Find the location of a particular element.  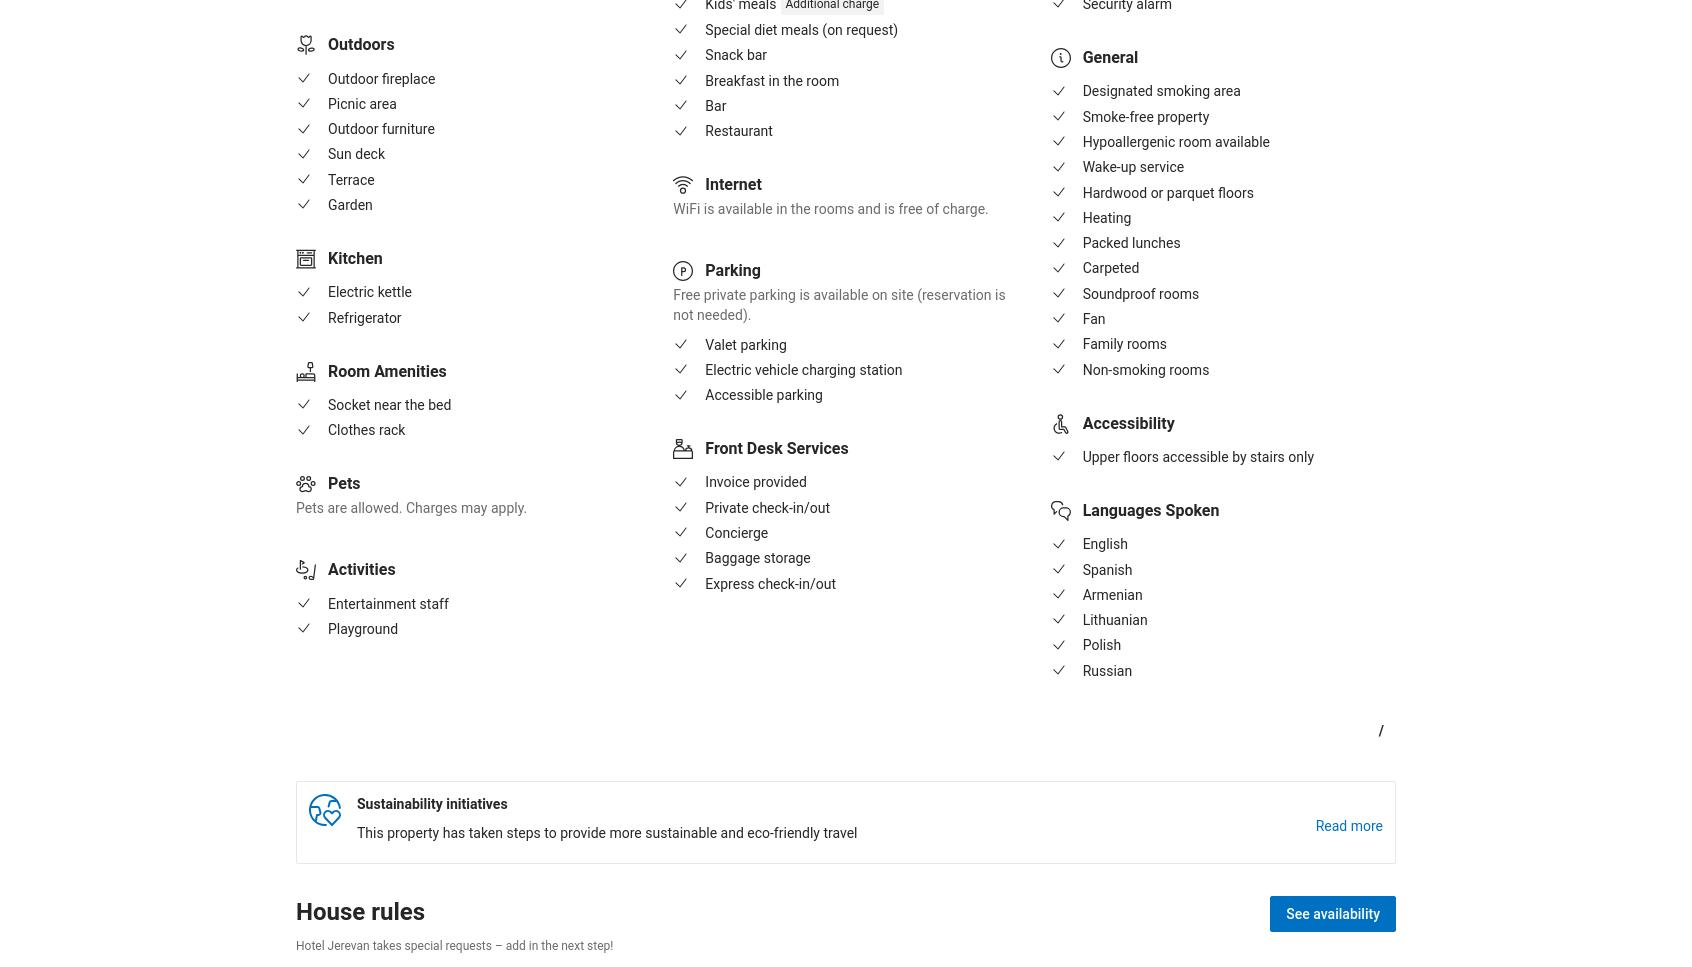

'Socket near the bed' is located at coordinates (389, 404).